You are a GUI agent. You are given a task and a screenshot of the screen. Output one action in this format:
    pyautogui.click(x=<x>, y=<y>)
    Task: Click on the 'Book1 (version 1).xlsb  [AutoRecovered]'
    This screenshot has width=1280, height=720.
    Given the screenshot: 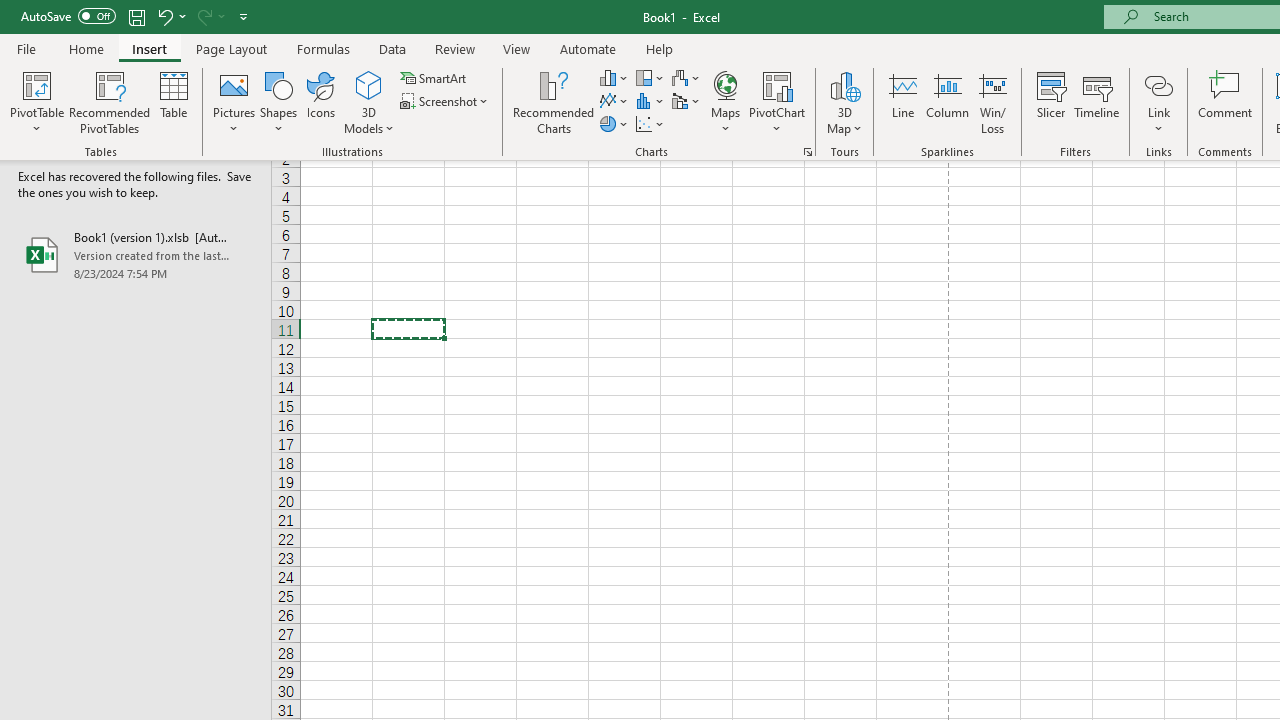 What is the action you would take?
    pyautogui.click(x=135, y=253)
    